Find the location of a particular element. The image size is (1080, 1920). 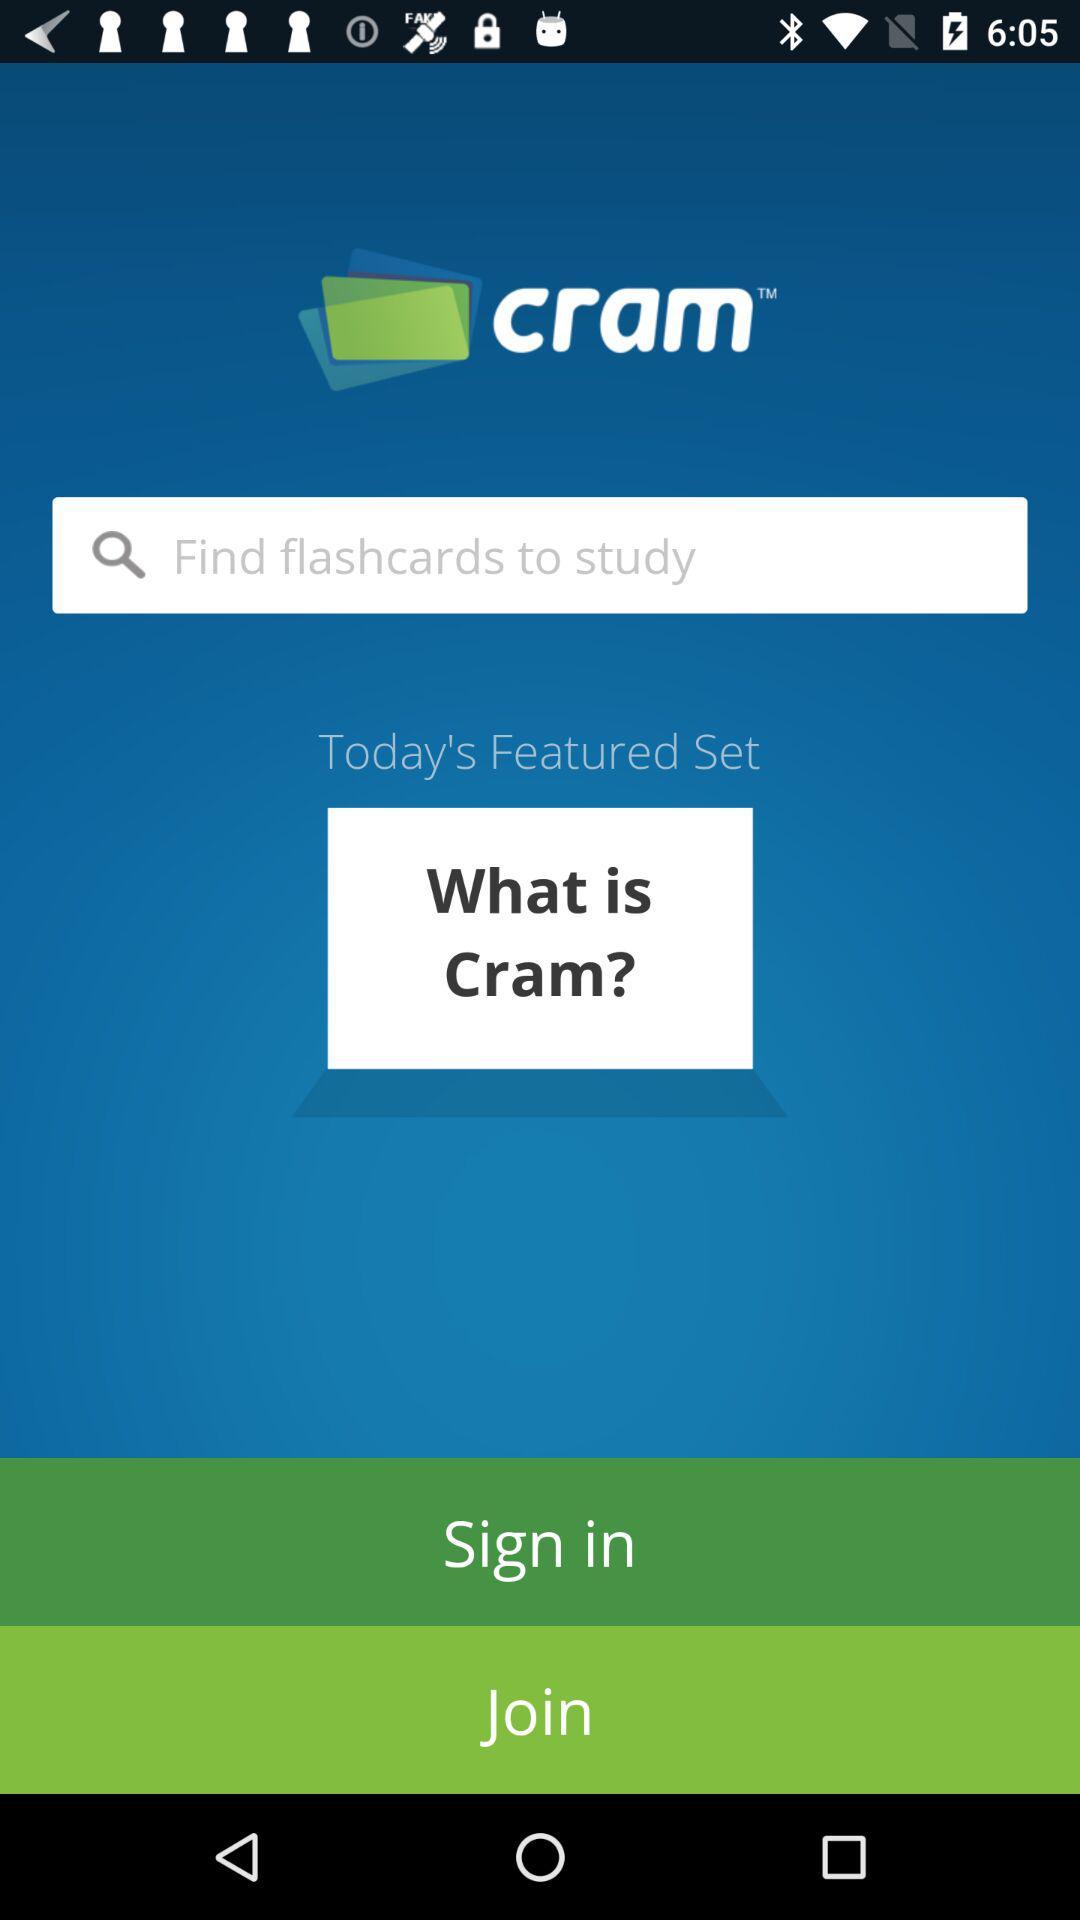

the icon below today s featured item is located at coordinates (538, 962).